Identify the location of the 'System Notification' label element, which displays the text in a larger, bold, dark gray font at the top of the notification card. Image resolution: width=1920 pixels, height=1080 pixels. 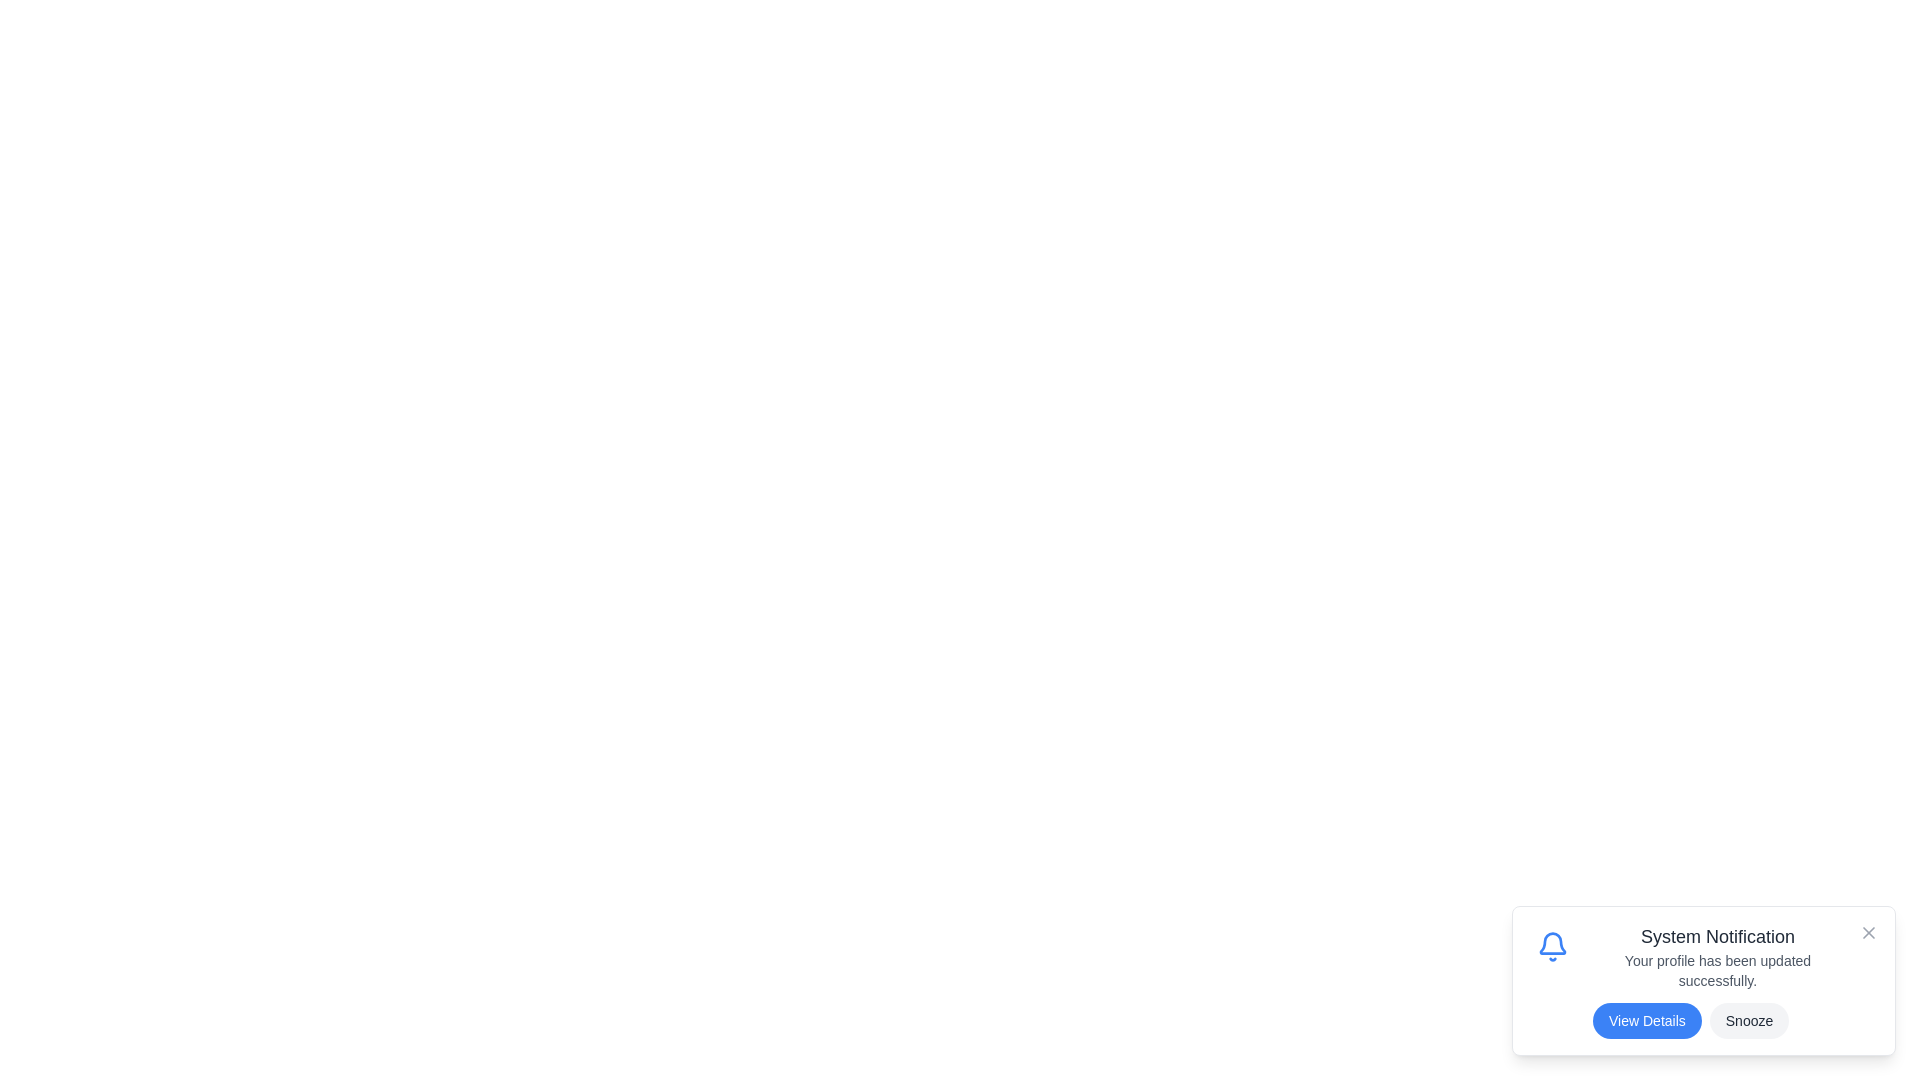
(1717, 937).